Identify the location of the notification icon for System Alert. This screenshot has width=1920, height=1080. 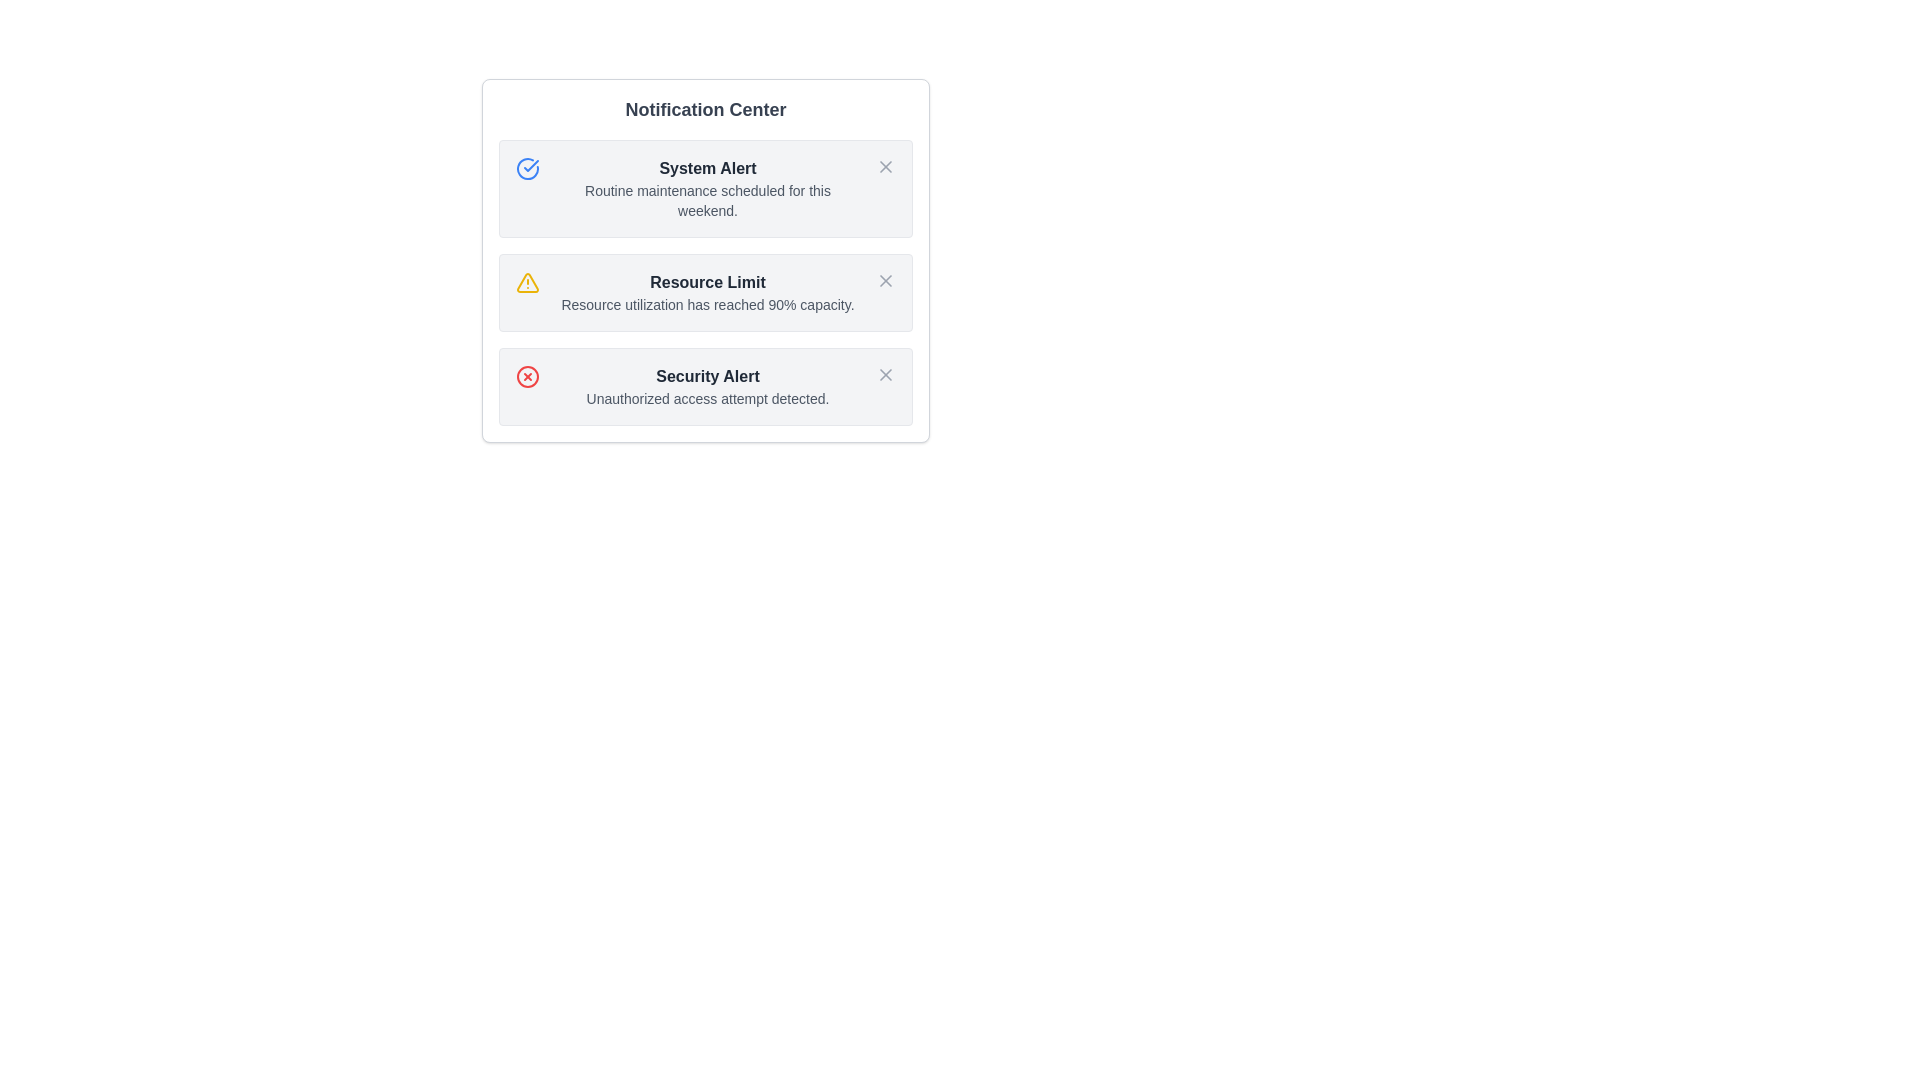
(528, 168).